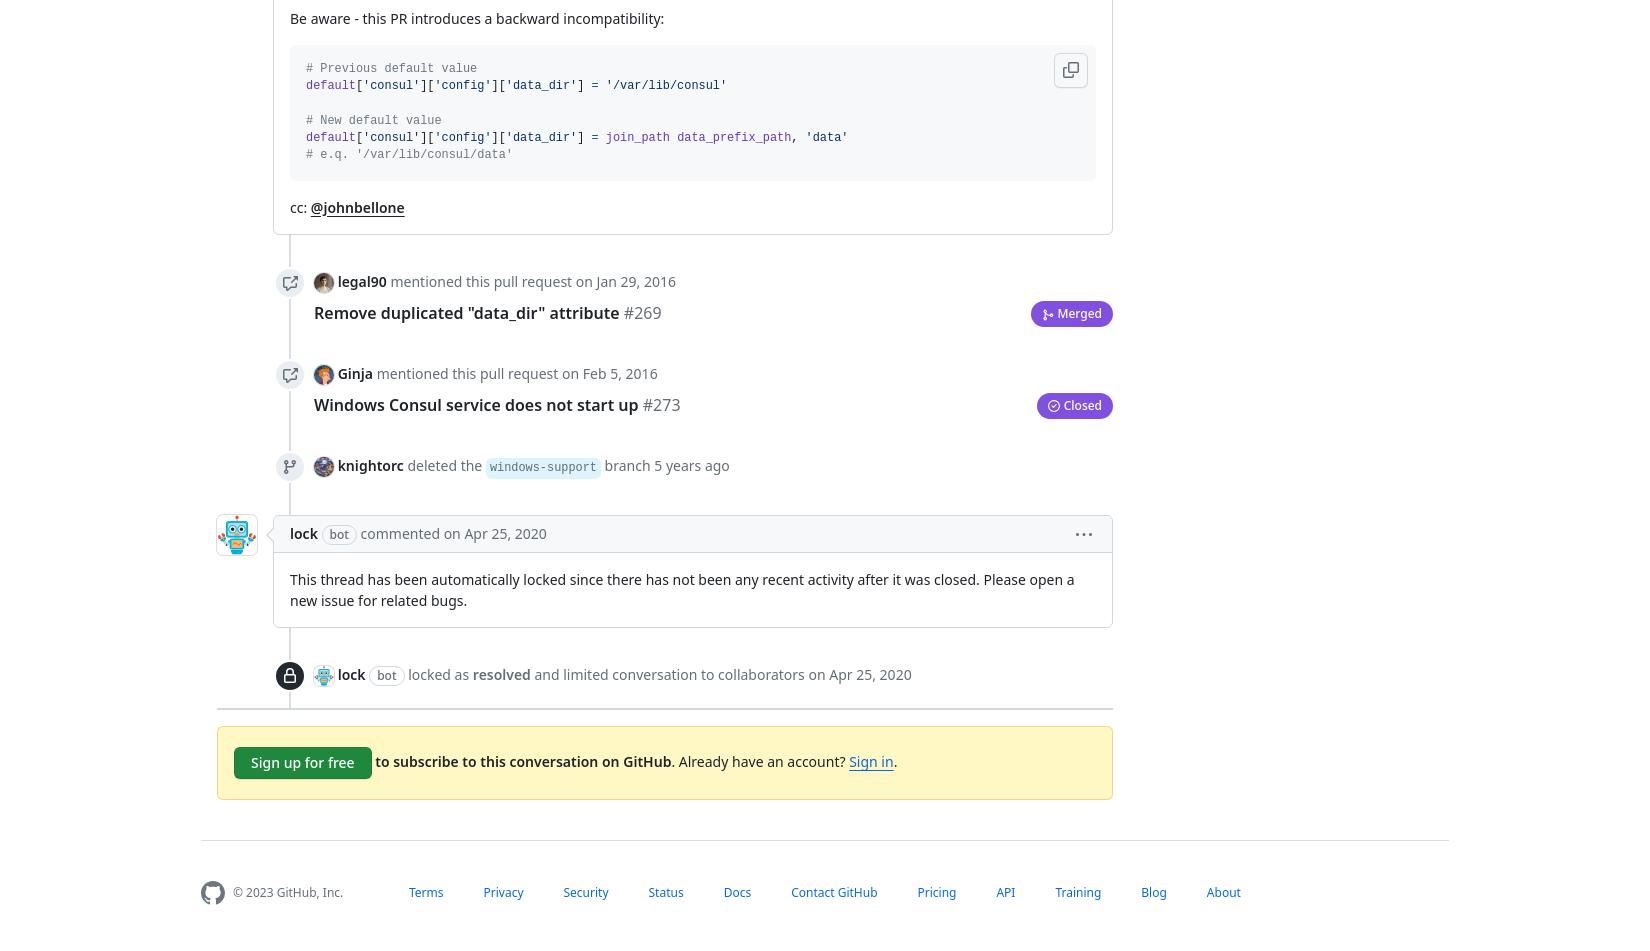  I want to click on 'deleted the', so click(402, 465).